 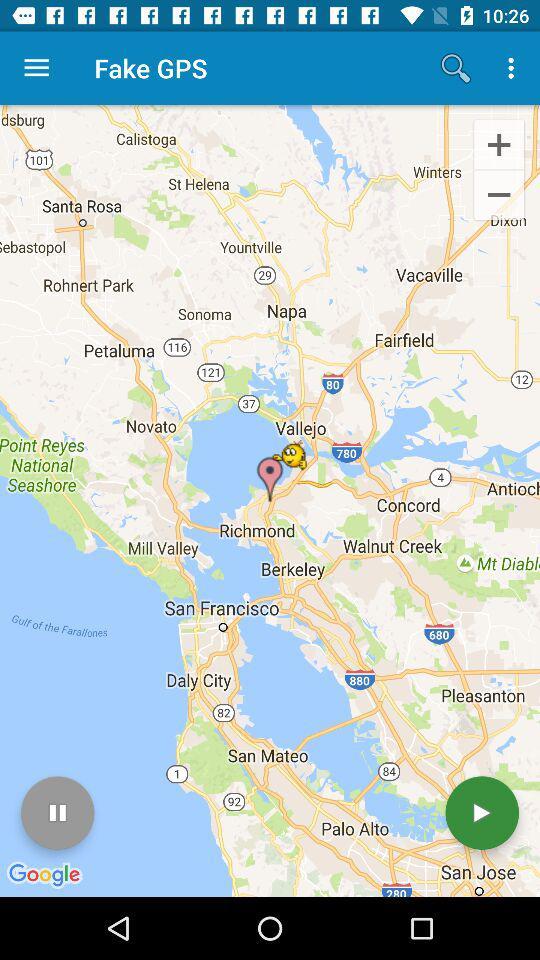 I want to click on icon next to the fake gps app, so click(x=455, y=68).